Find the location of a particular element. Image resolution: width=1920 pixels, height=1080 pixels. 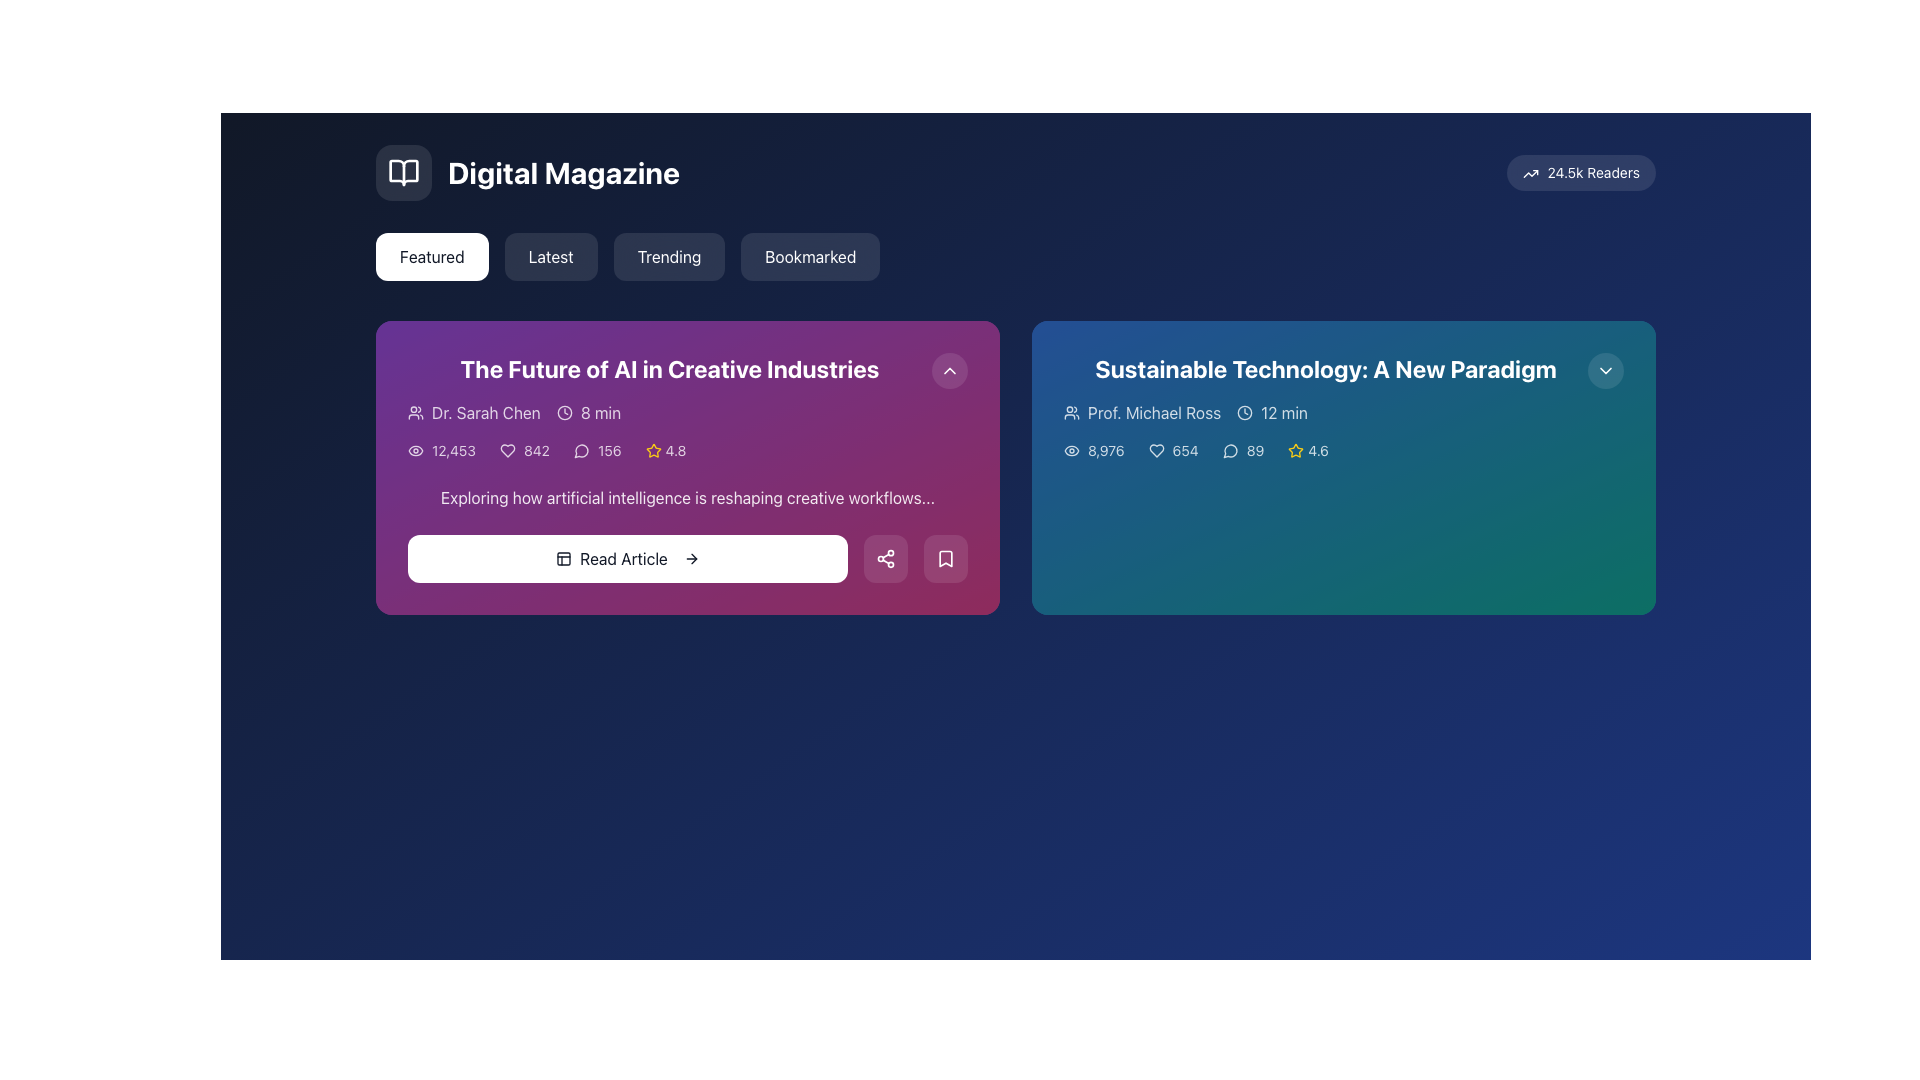

the heart-shaped outline icon representing a 'like' action, located in the engagement stats row of the 'Sustainable Technology: A New Paradigm' card is located at coordinates (1156, 451).